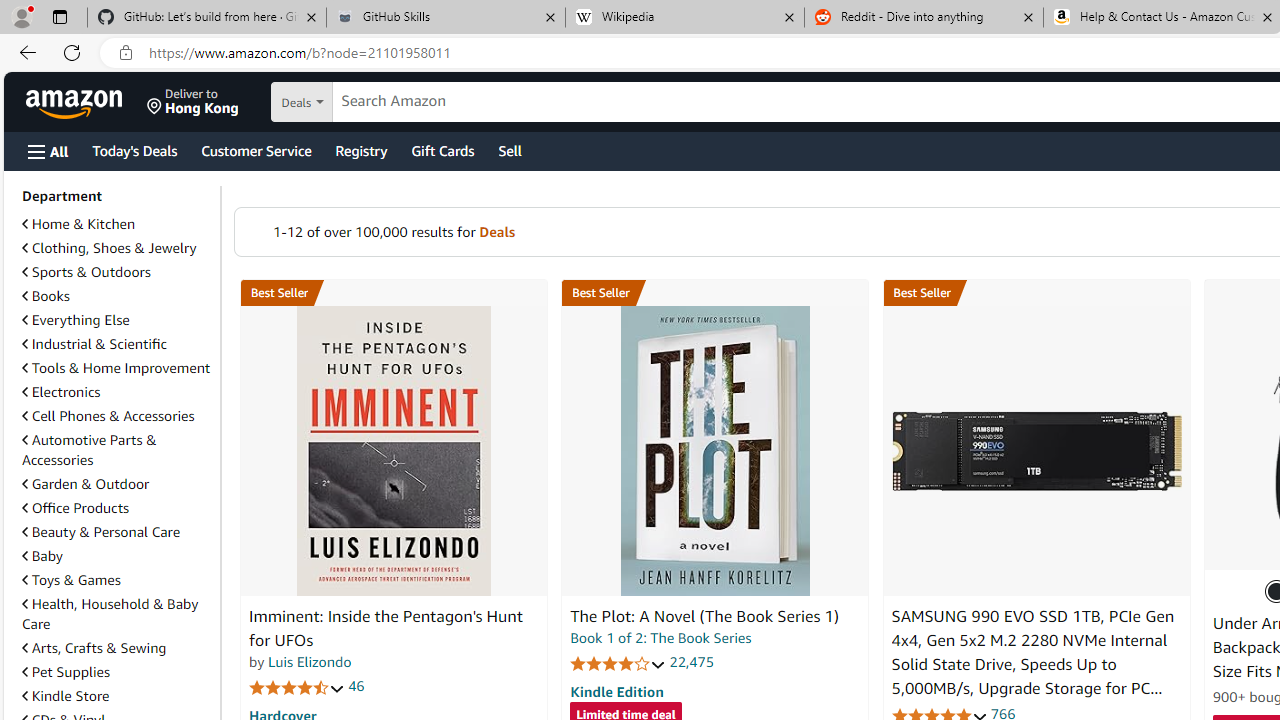  I want to click on 'Sports & Outdoors', so click(85, 271).